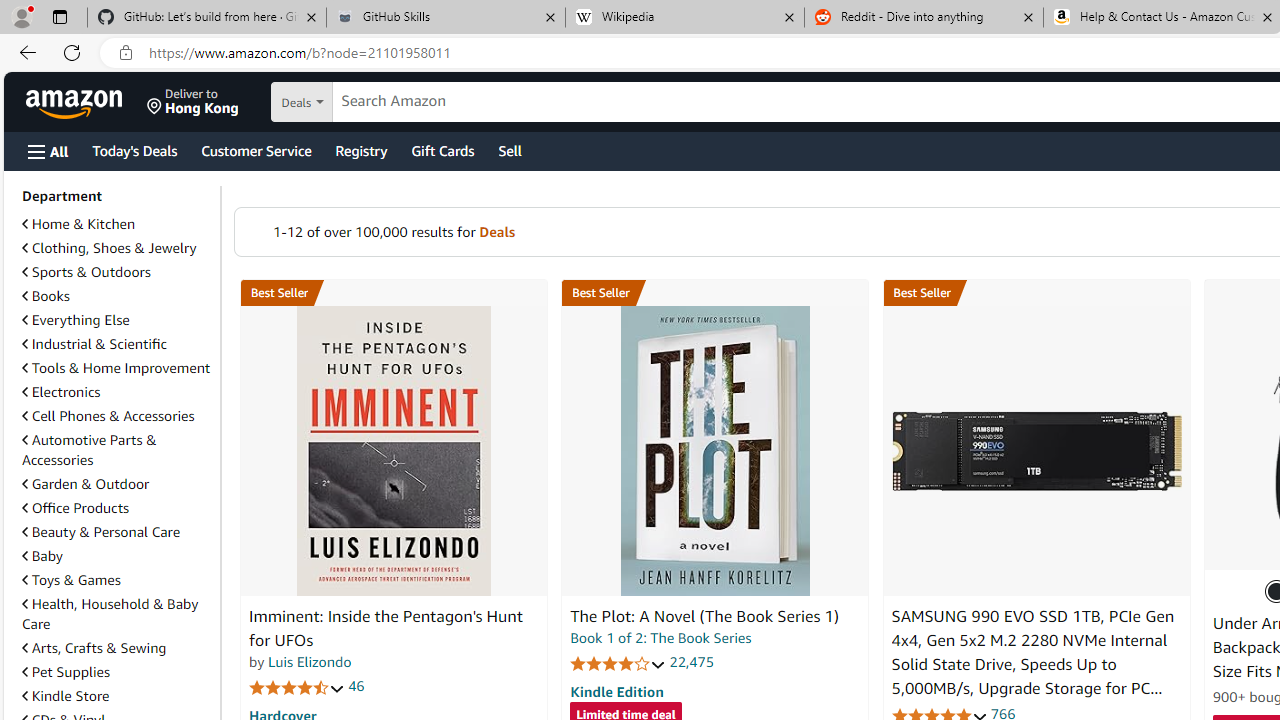  I want to click on 'Sports & Outdoors', so click(85, 271).